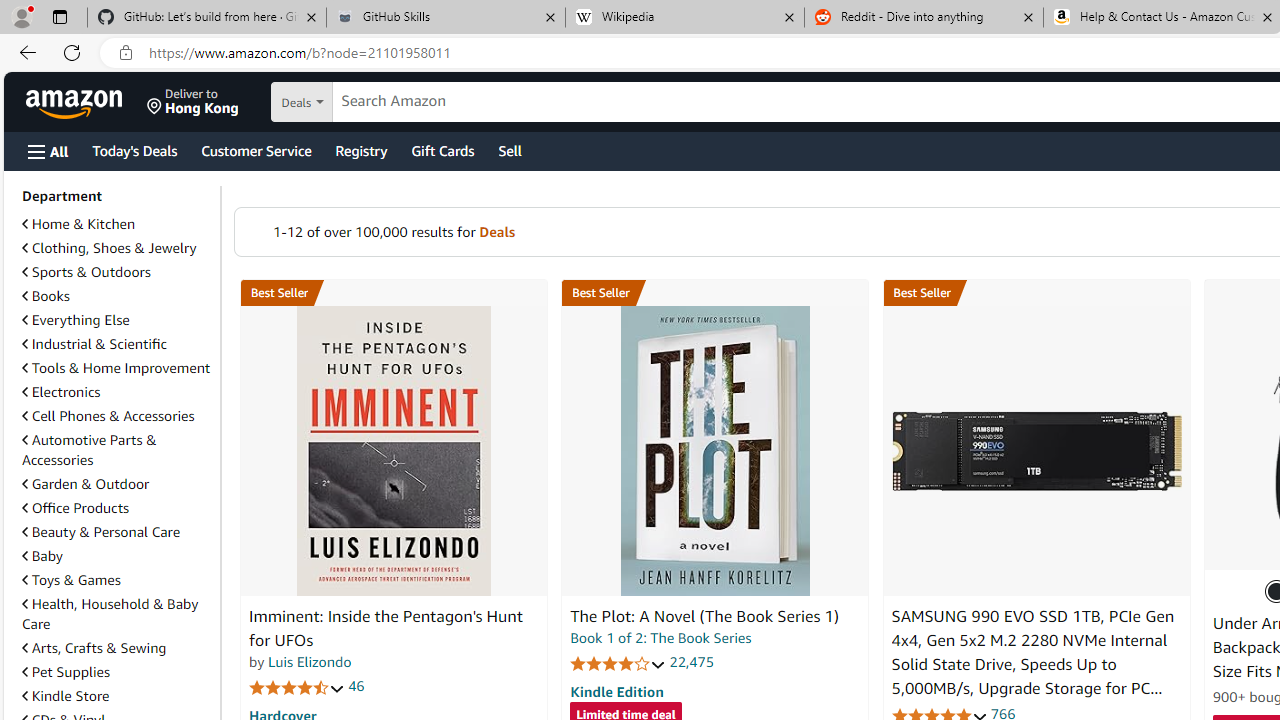  I want to click on 'Sports & Outdoors', so click(85, 271).